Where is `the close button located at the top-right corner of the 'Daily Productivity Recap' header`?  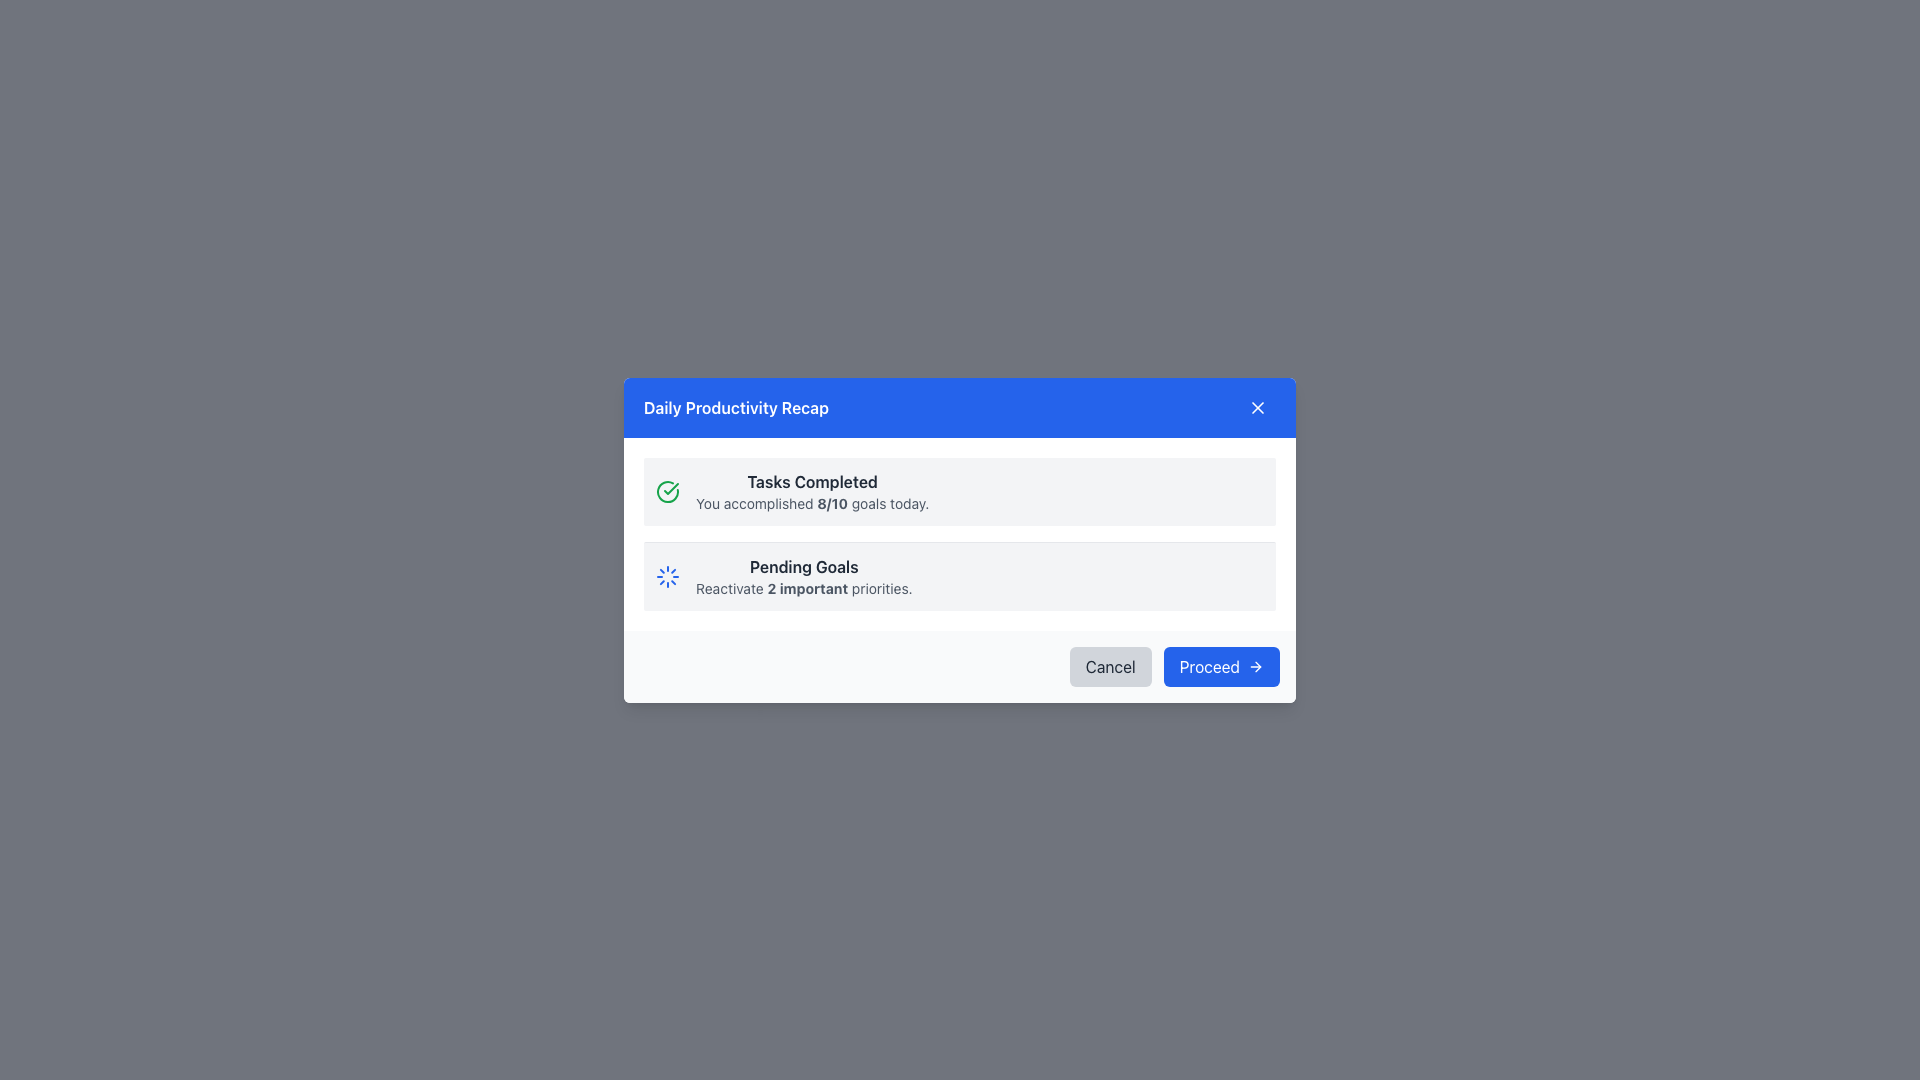 the close button located at the top-right corner of the 'Daily Productivity Recap' header is located at coordinates (1256, 406).